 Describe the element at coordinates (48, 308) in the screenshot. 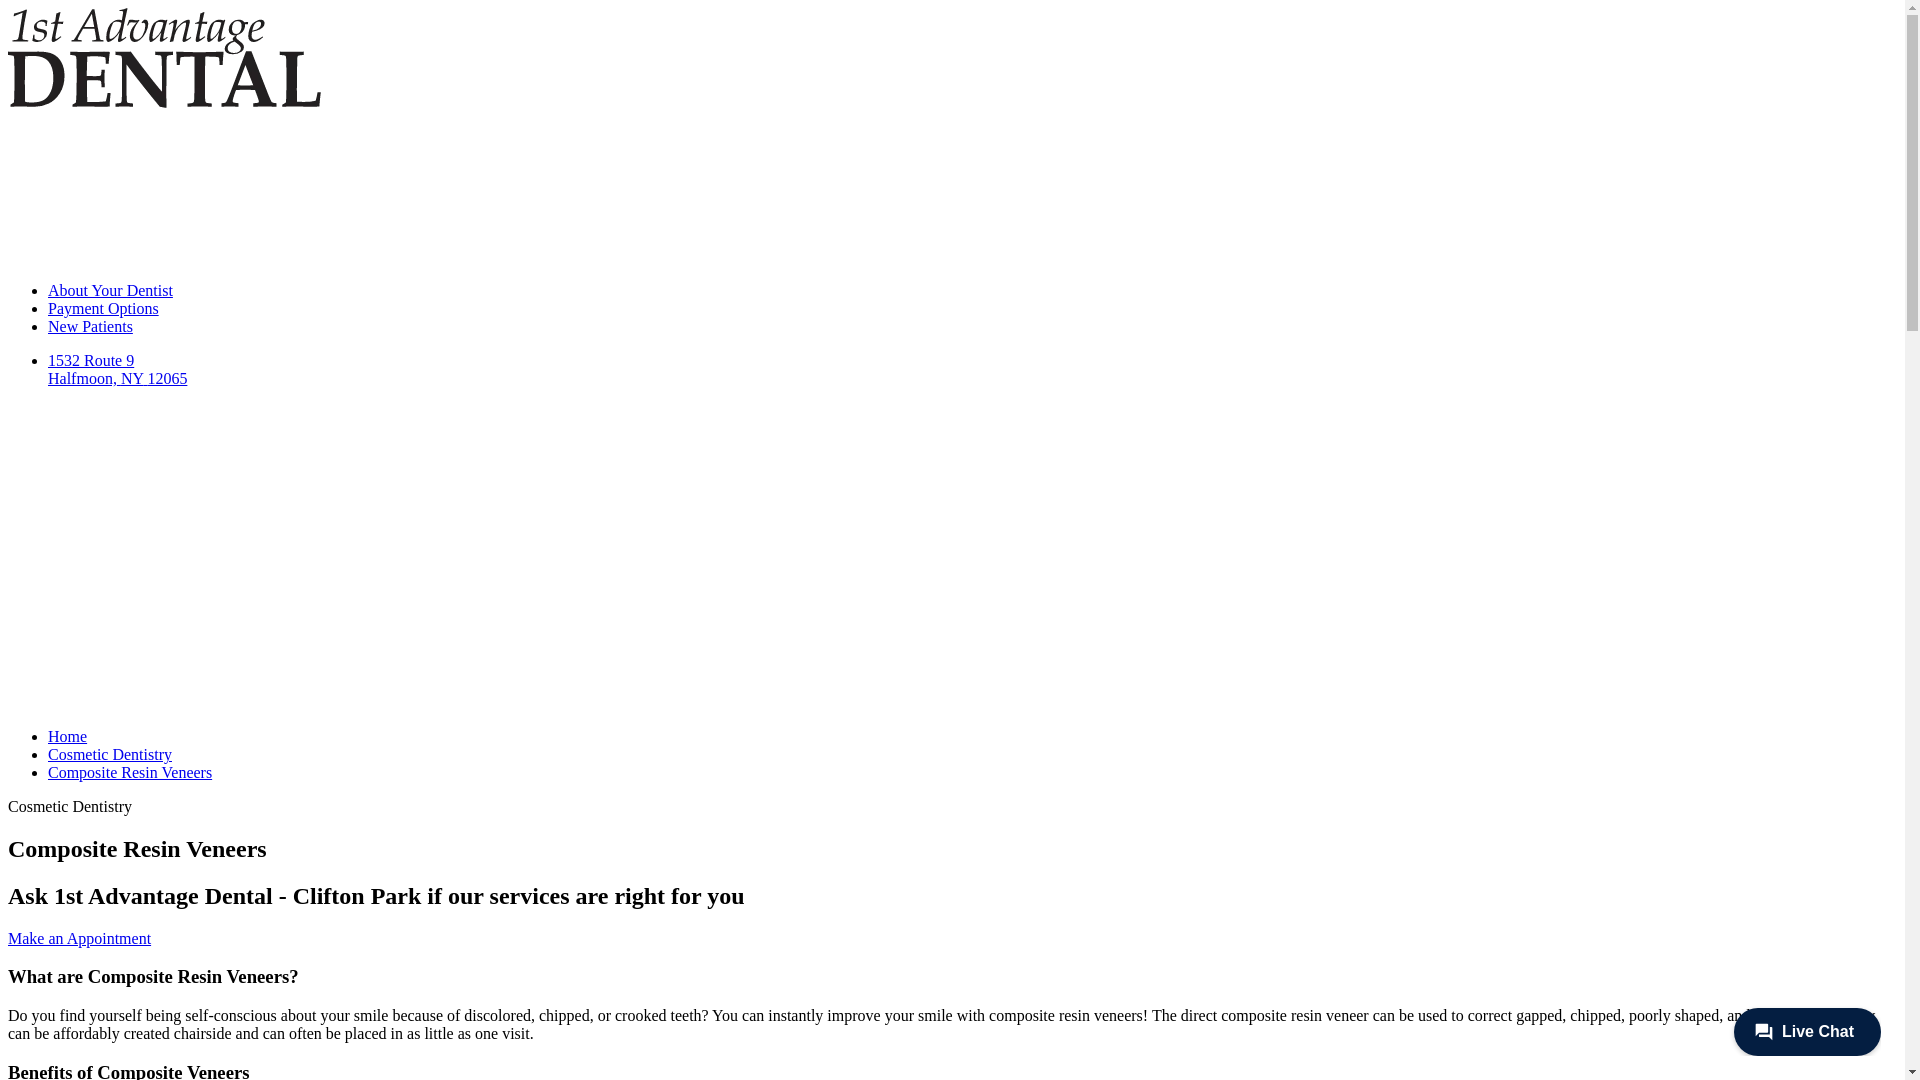

I see `'Payment Options'` at that location.